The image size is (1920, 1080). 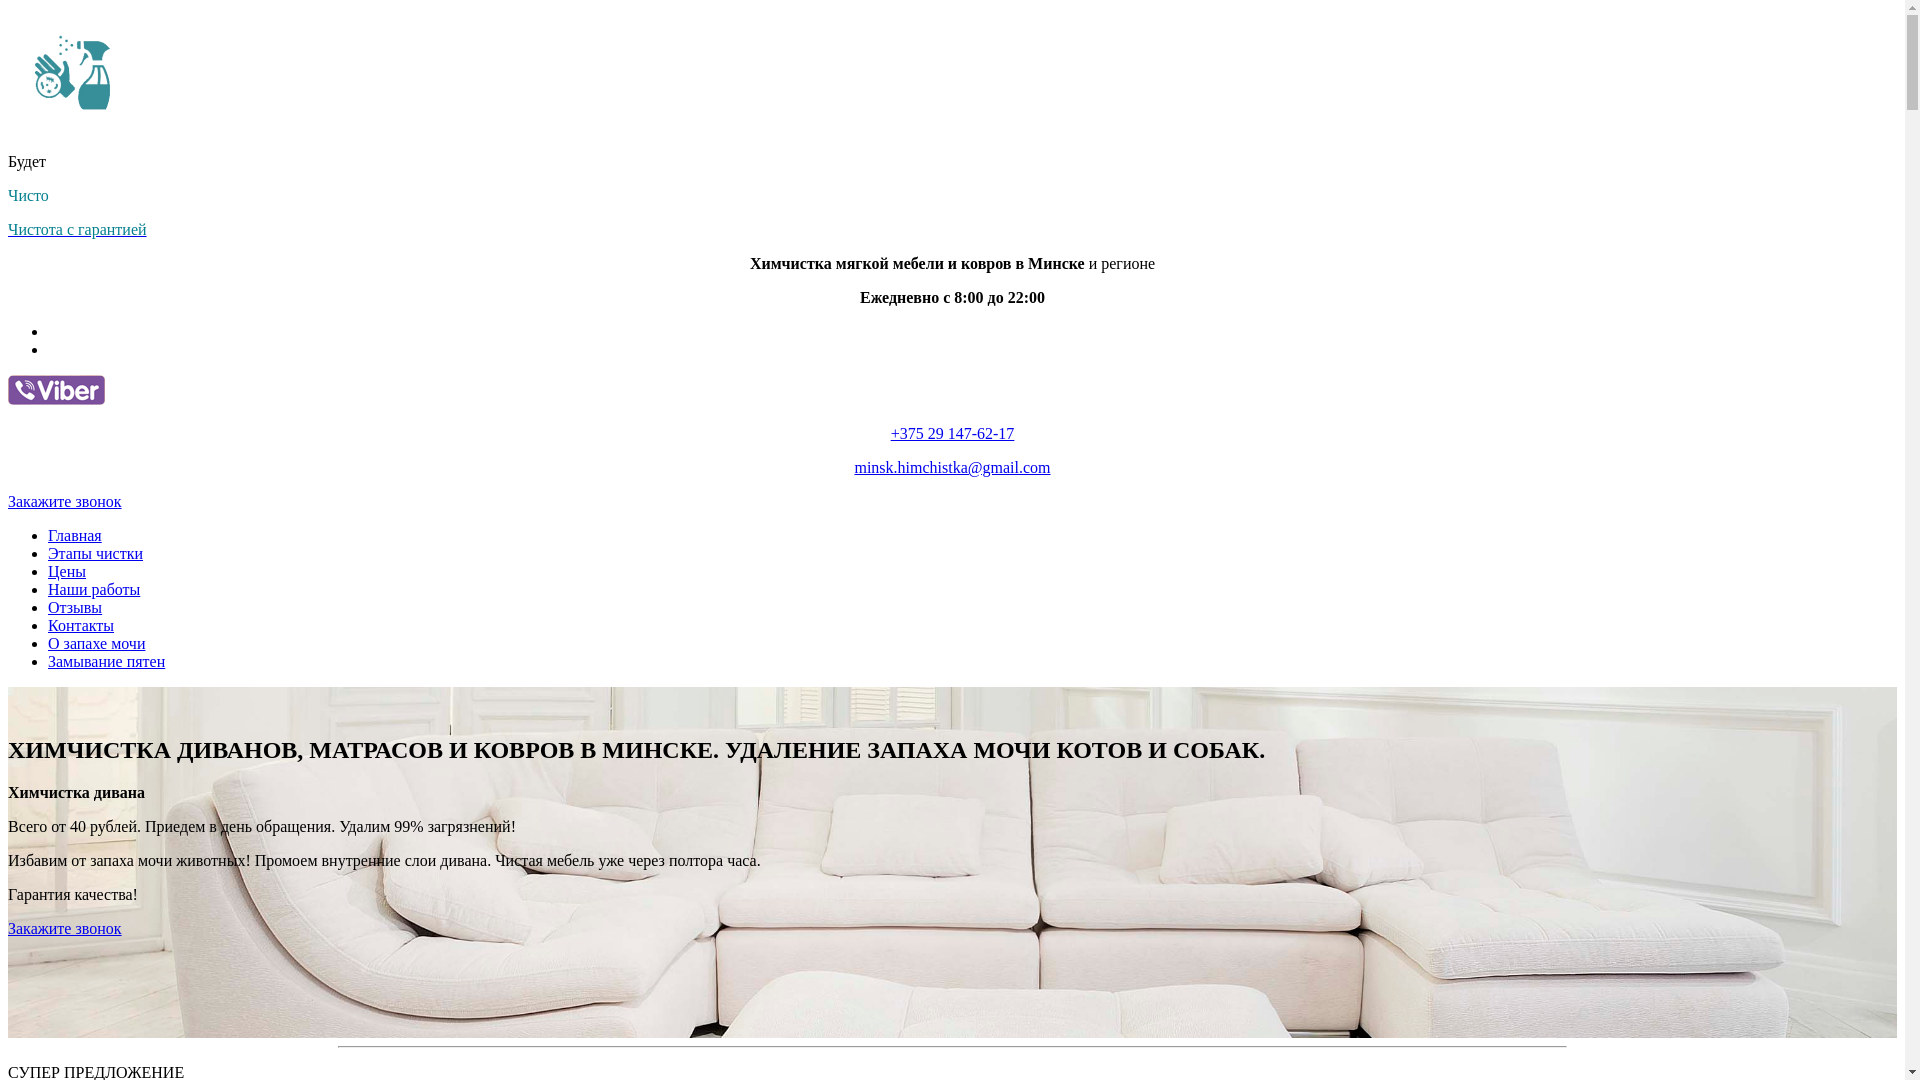 What do you see at coordinates (854, 467) in the screenshot?
I see `'minsk.himchistka@gmail.com'` at bounding box center [854, 467].